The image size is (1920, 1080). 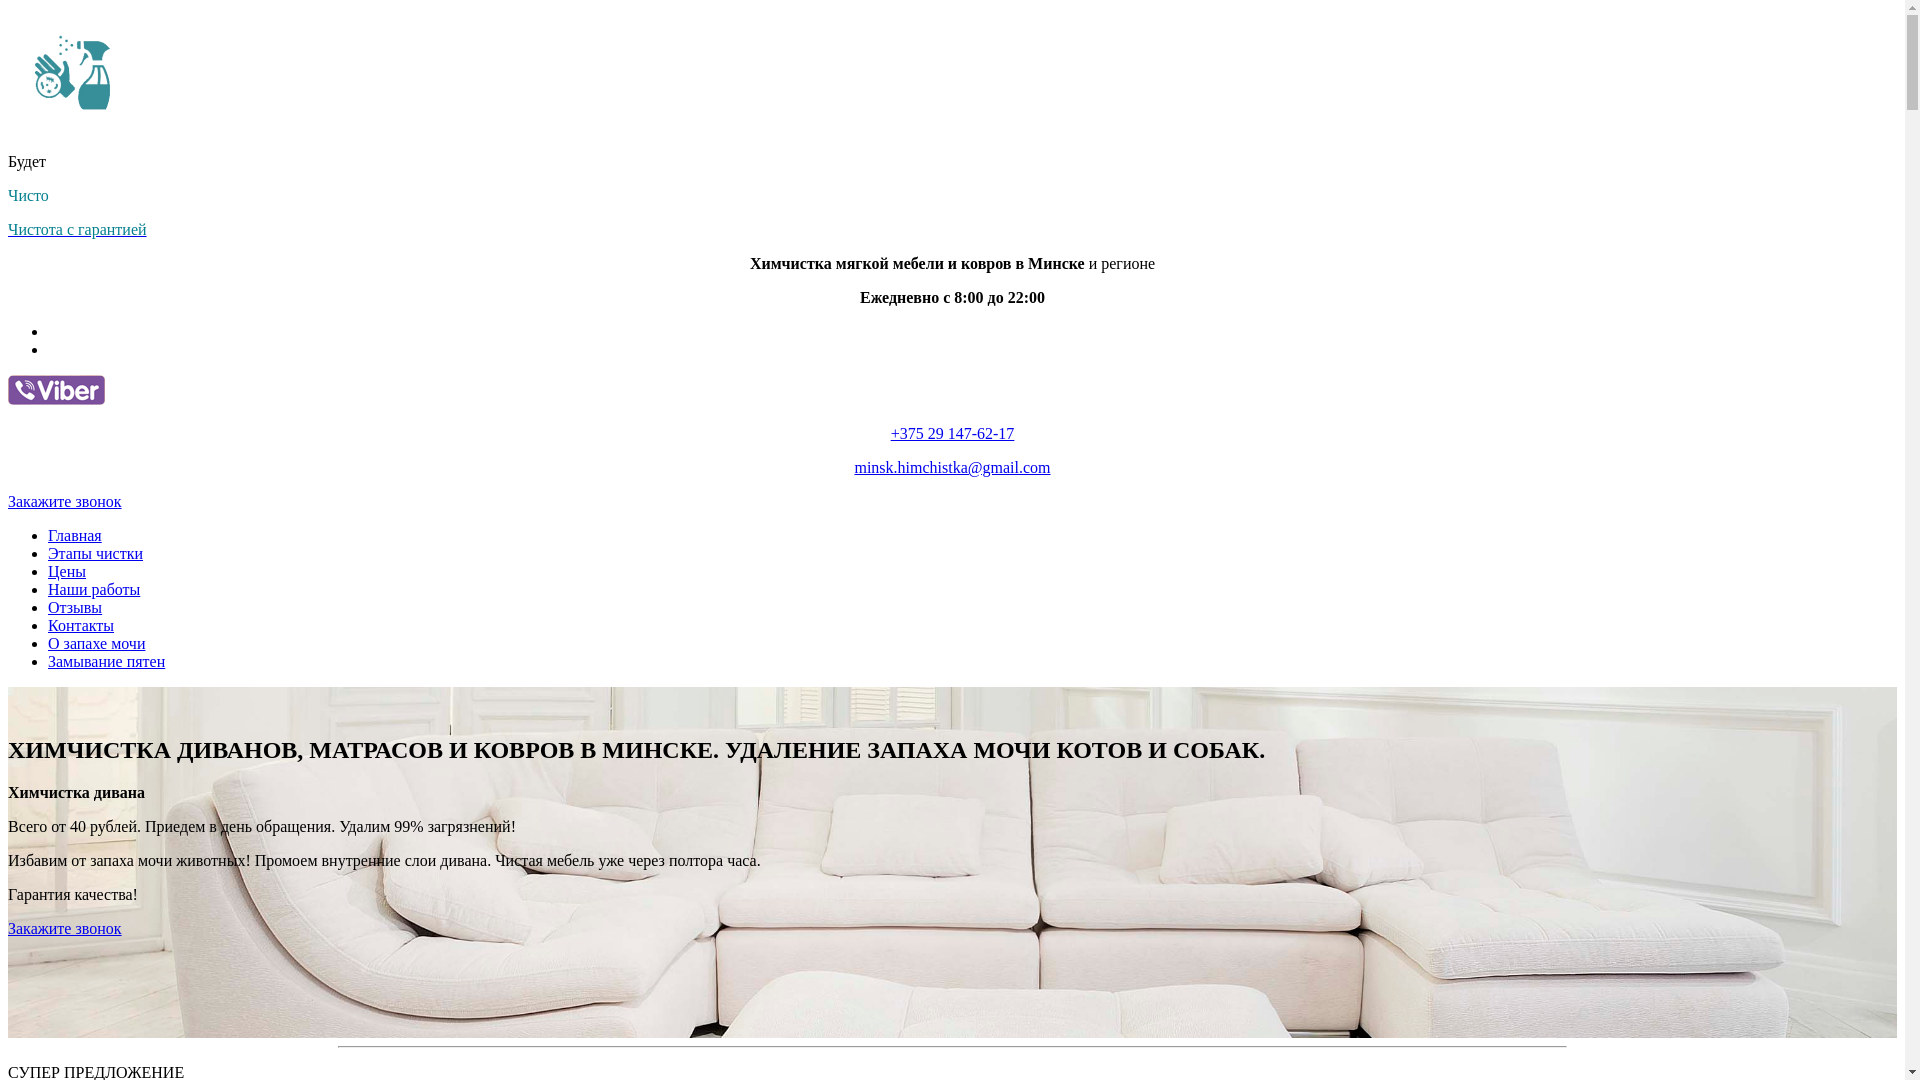 What do you see at coordinates (854, 467) in the screenshot?
I see `'minsk.himchistka@gmail.com'` at bounding box center [854, 467].